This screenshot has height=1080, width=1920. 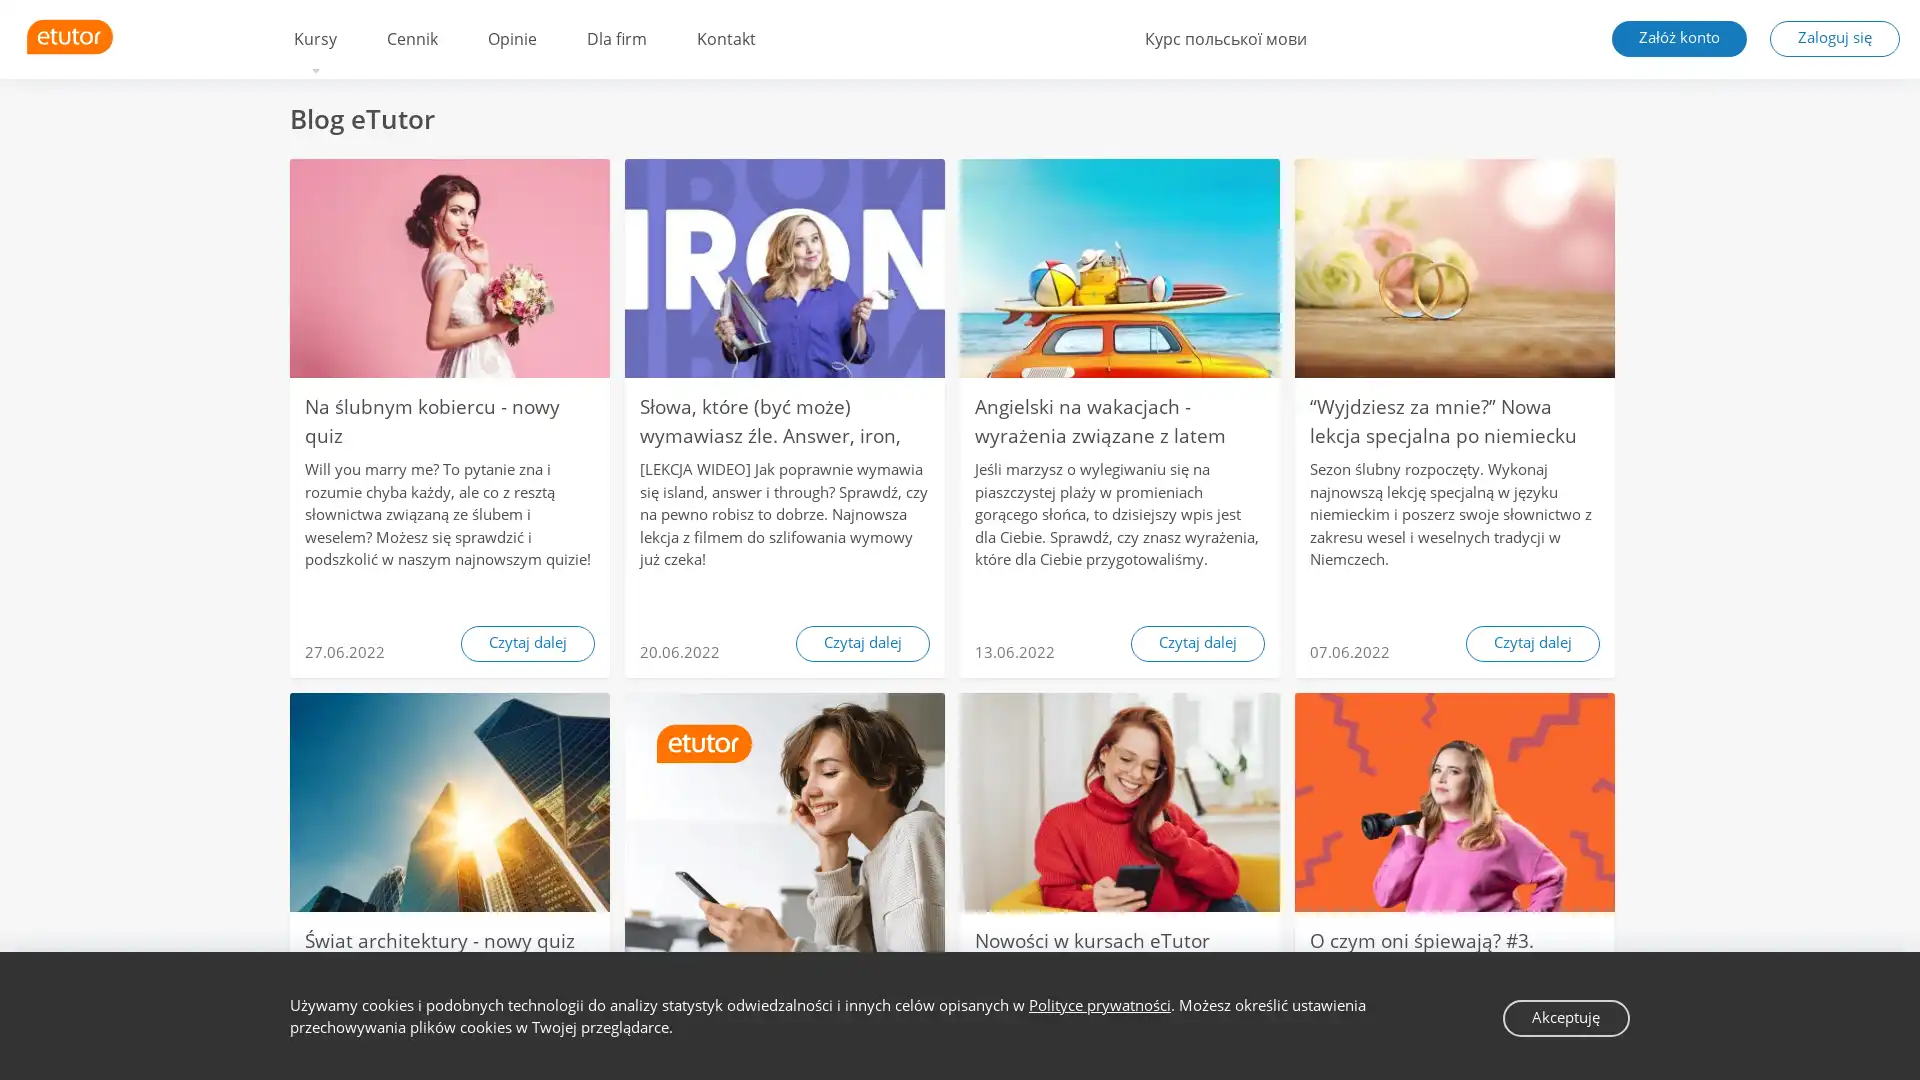 I want to click on Akceptuje, so click(x=1565, y=1018).